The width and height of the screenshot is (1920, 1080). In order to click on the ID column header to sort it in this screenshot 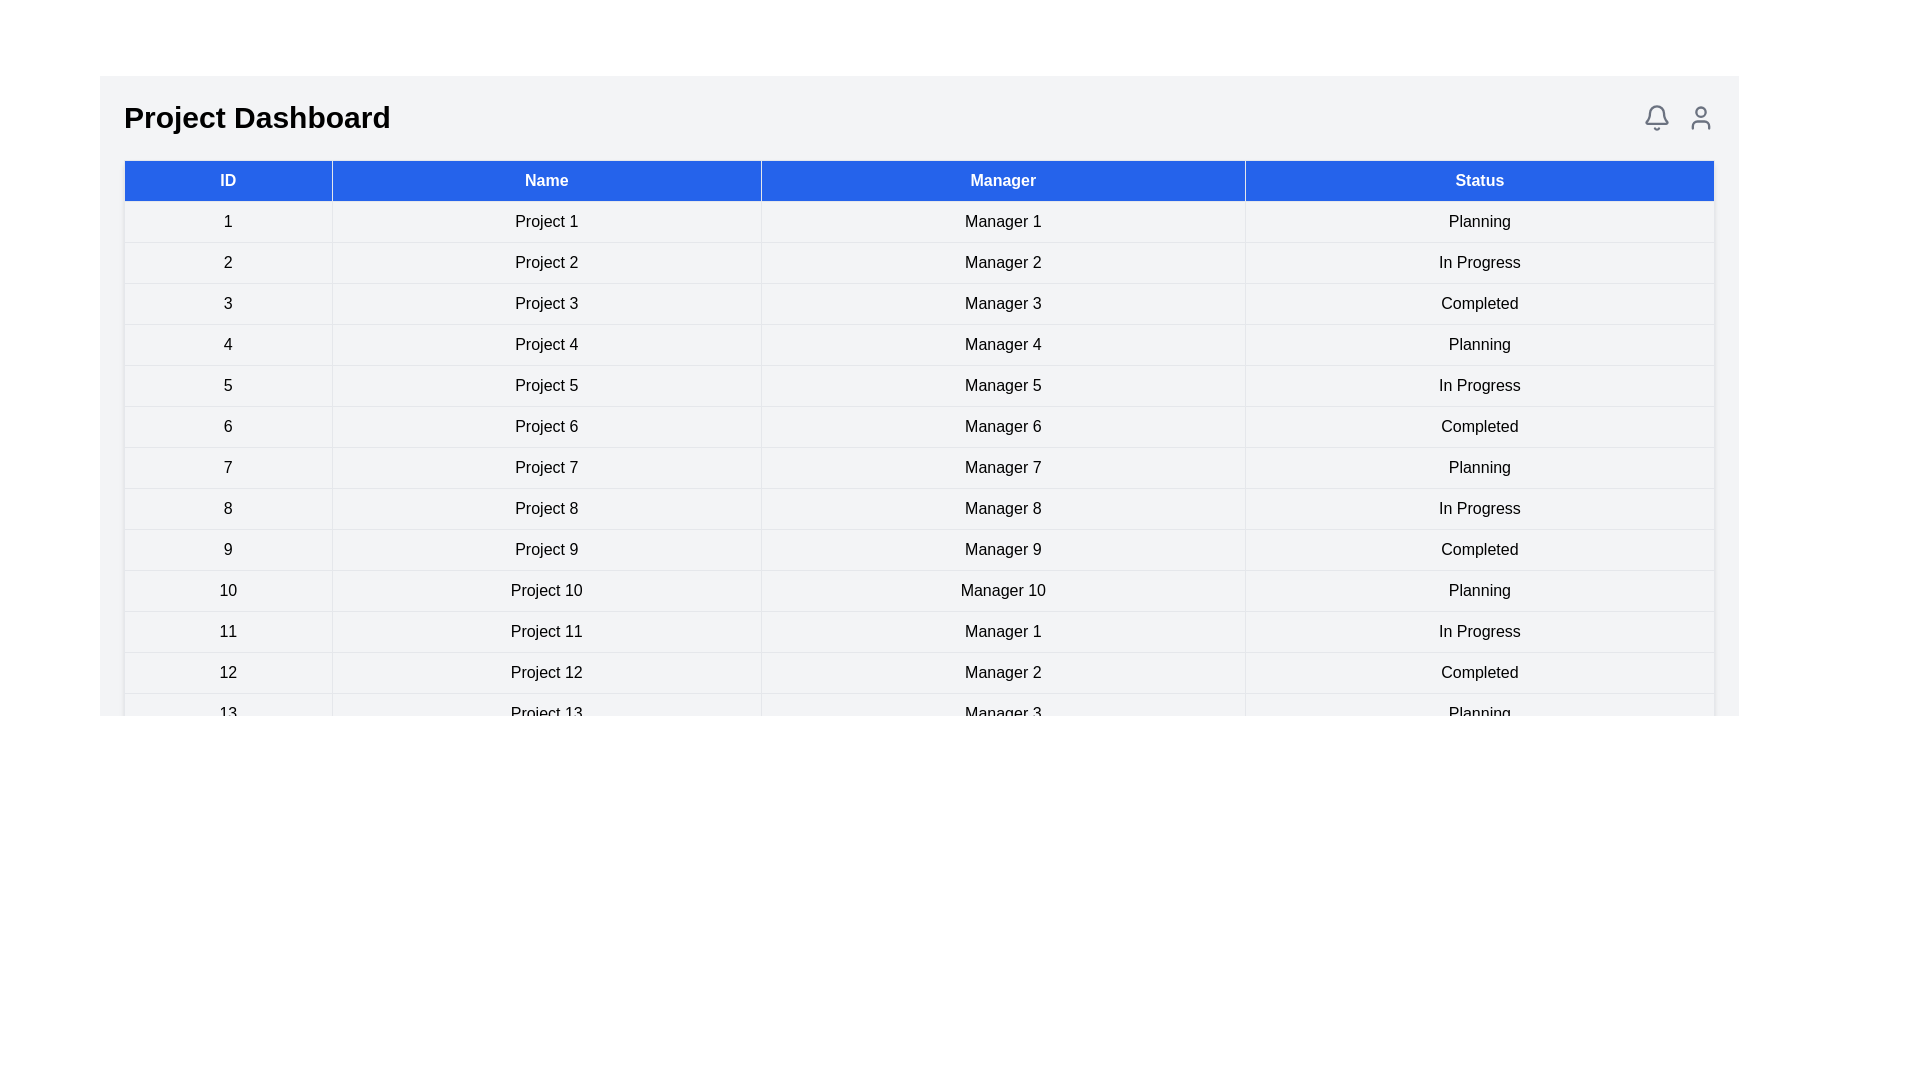, I will do `click(228, 181)`.